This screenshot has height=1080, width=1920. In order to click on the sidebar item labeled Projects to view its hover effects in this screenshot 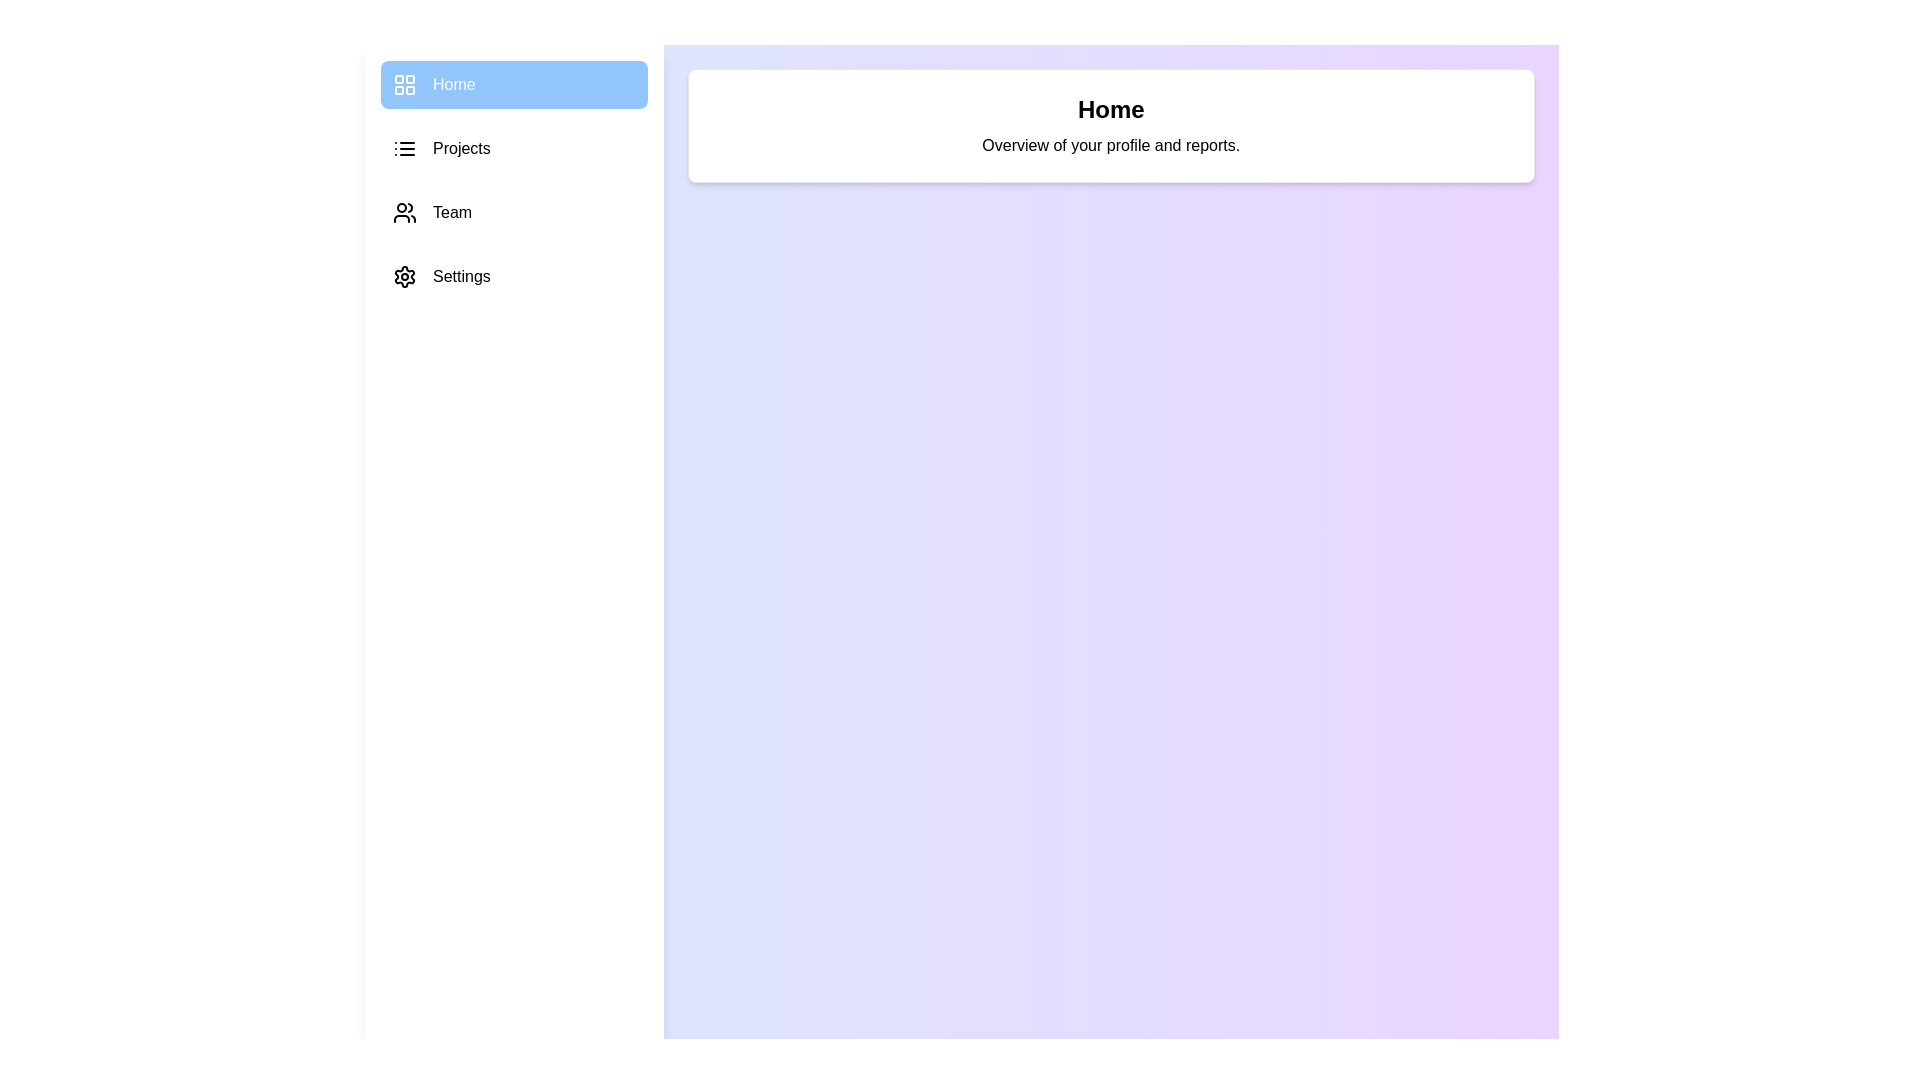, I will do `click(514, 148)`.